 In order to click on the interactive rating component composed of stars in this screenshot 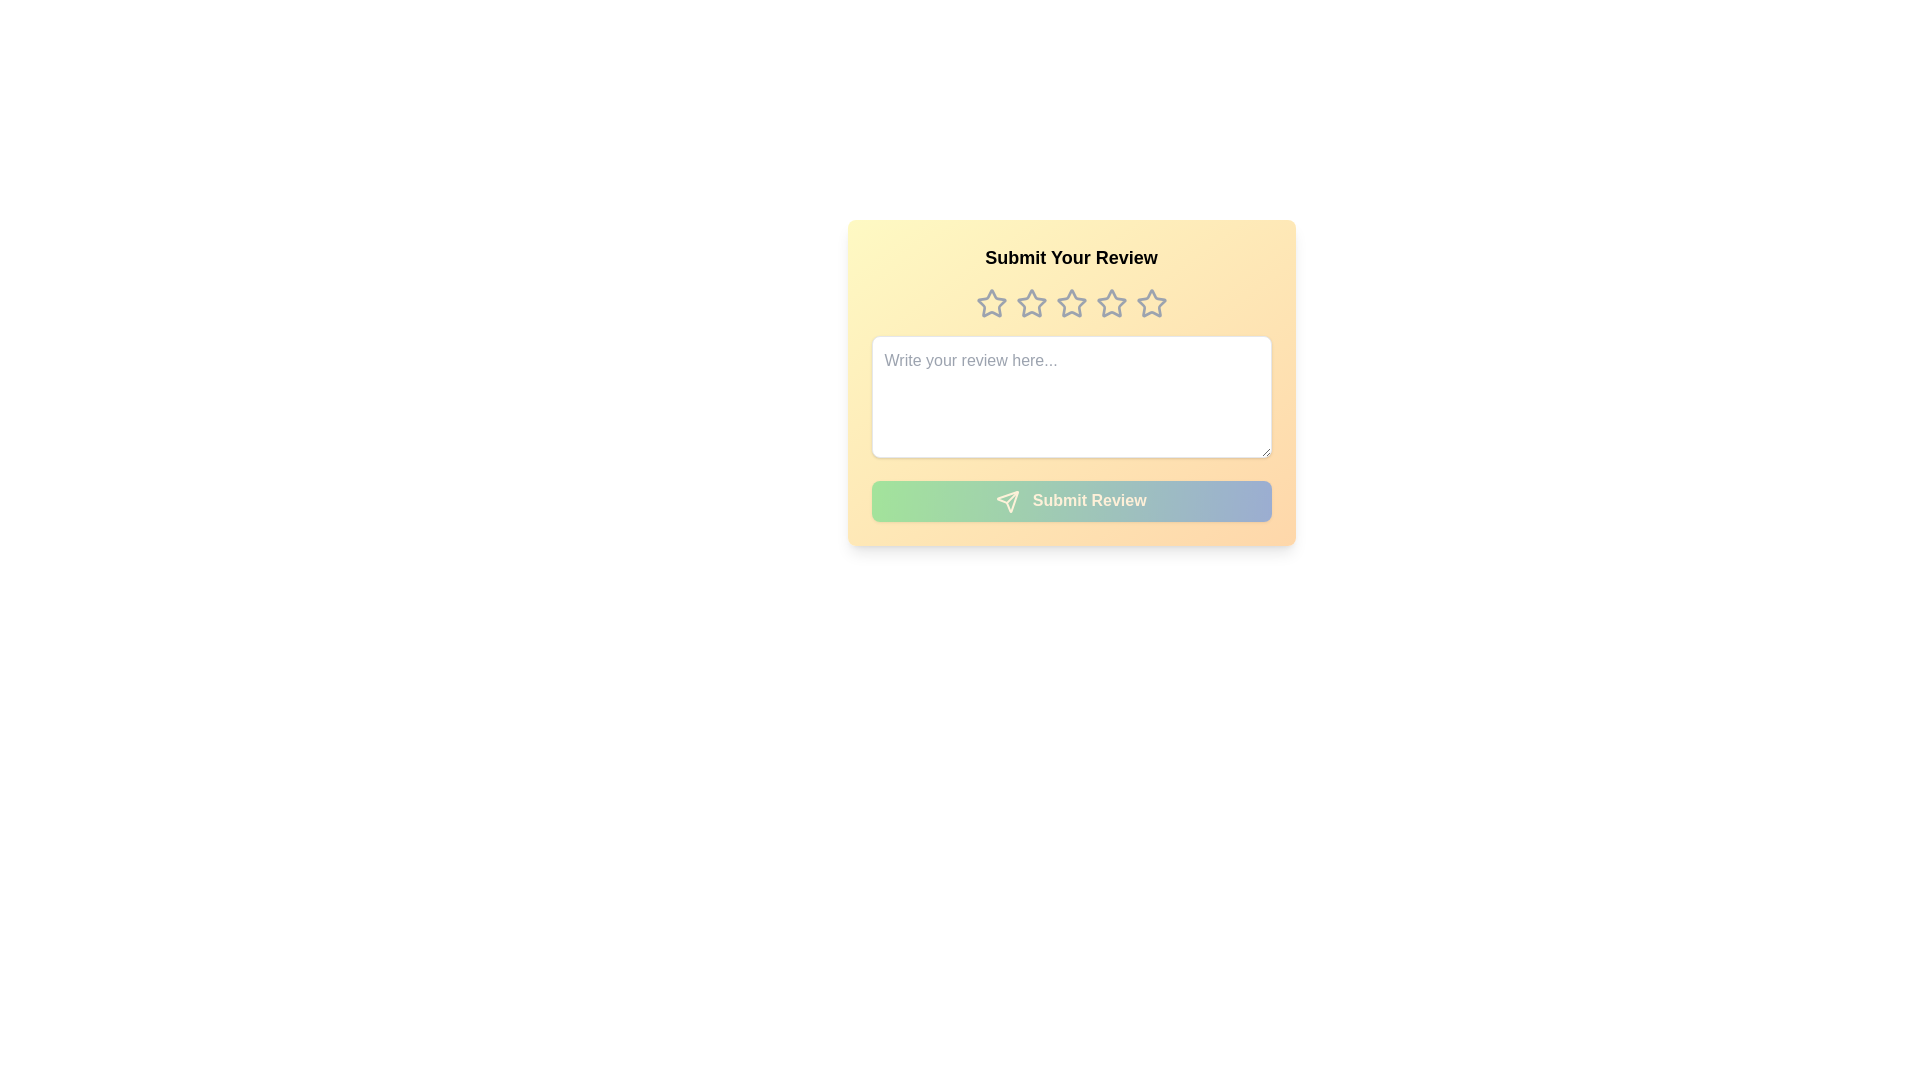, I will do `click(1070, 304)`.